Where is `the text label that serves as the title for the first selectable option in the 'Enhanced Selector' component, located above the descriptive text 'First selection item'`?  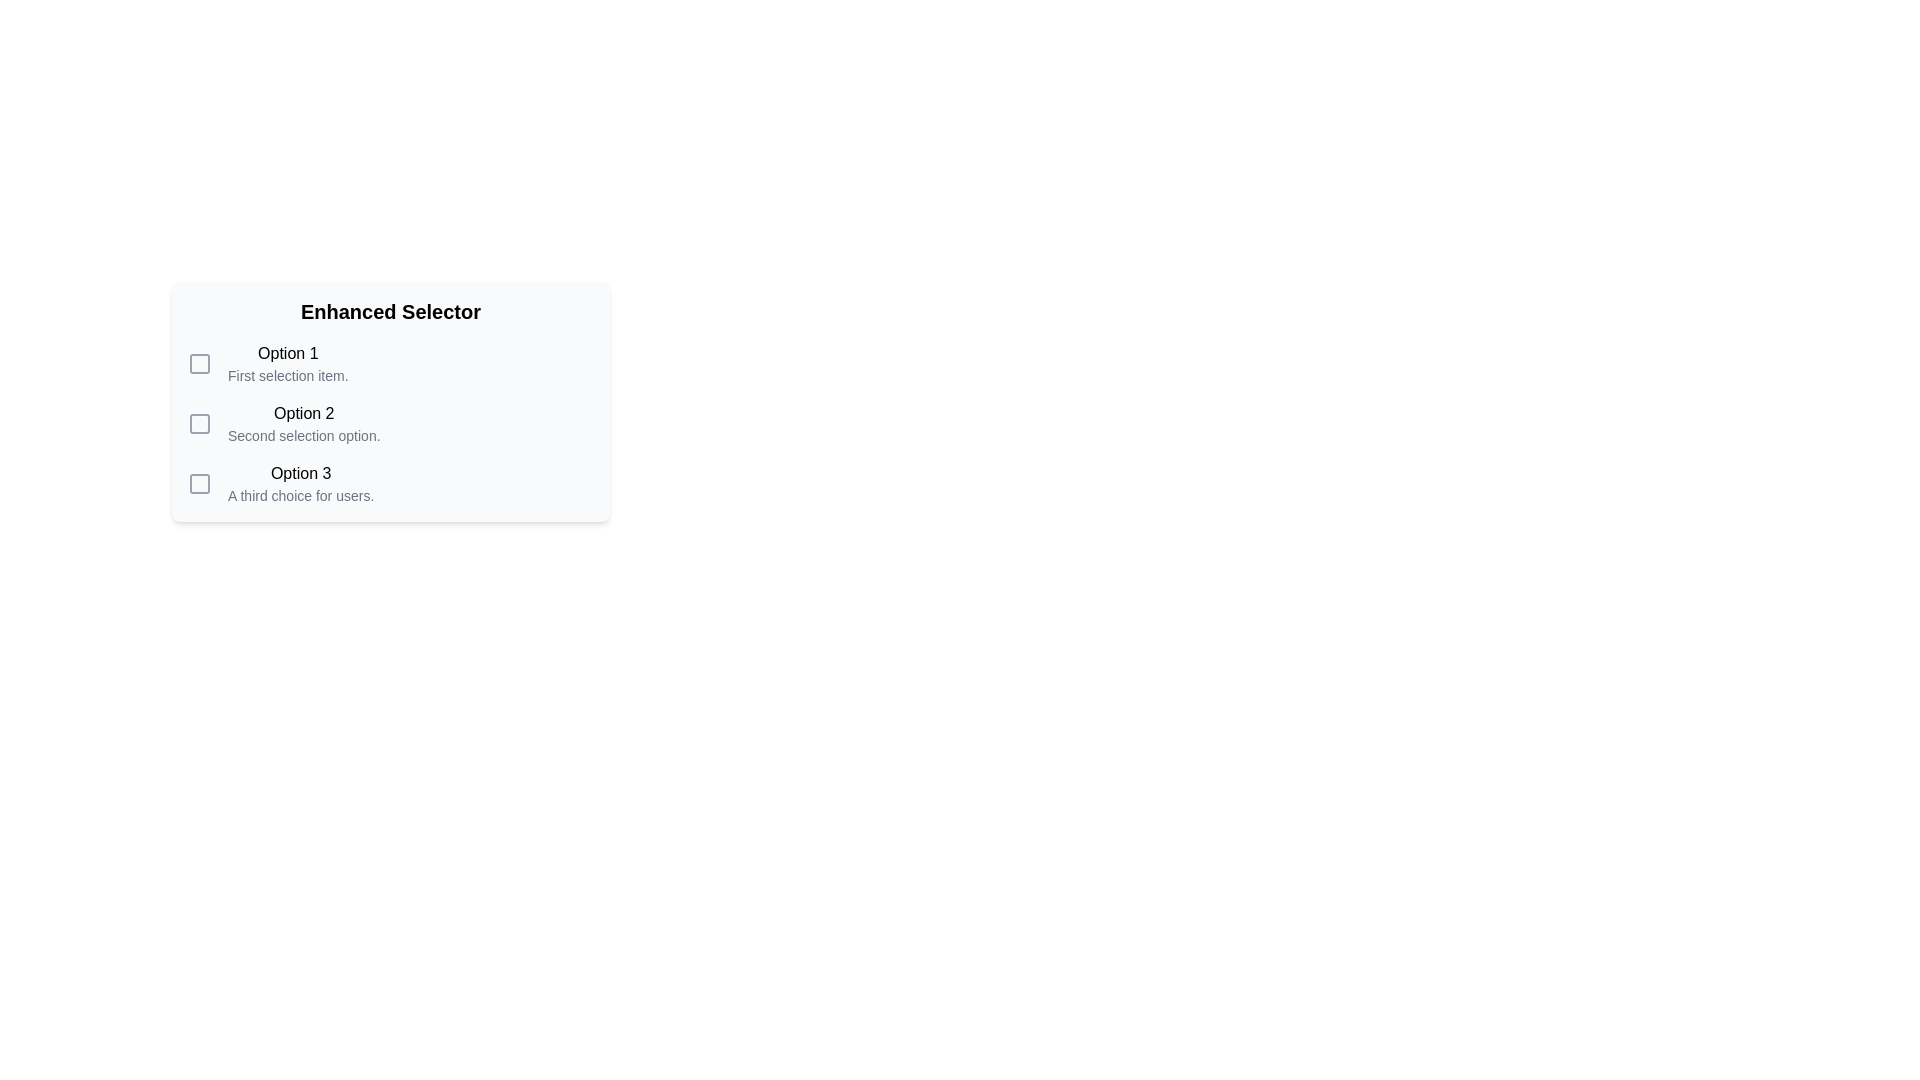 the text label that serves as the title for the first selectable option in the 'Enhanced Selector' component, located above the descriptive text 'First selection item' is located at coordinates (287, 353).